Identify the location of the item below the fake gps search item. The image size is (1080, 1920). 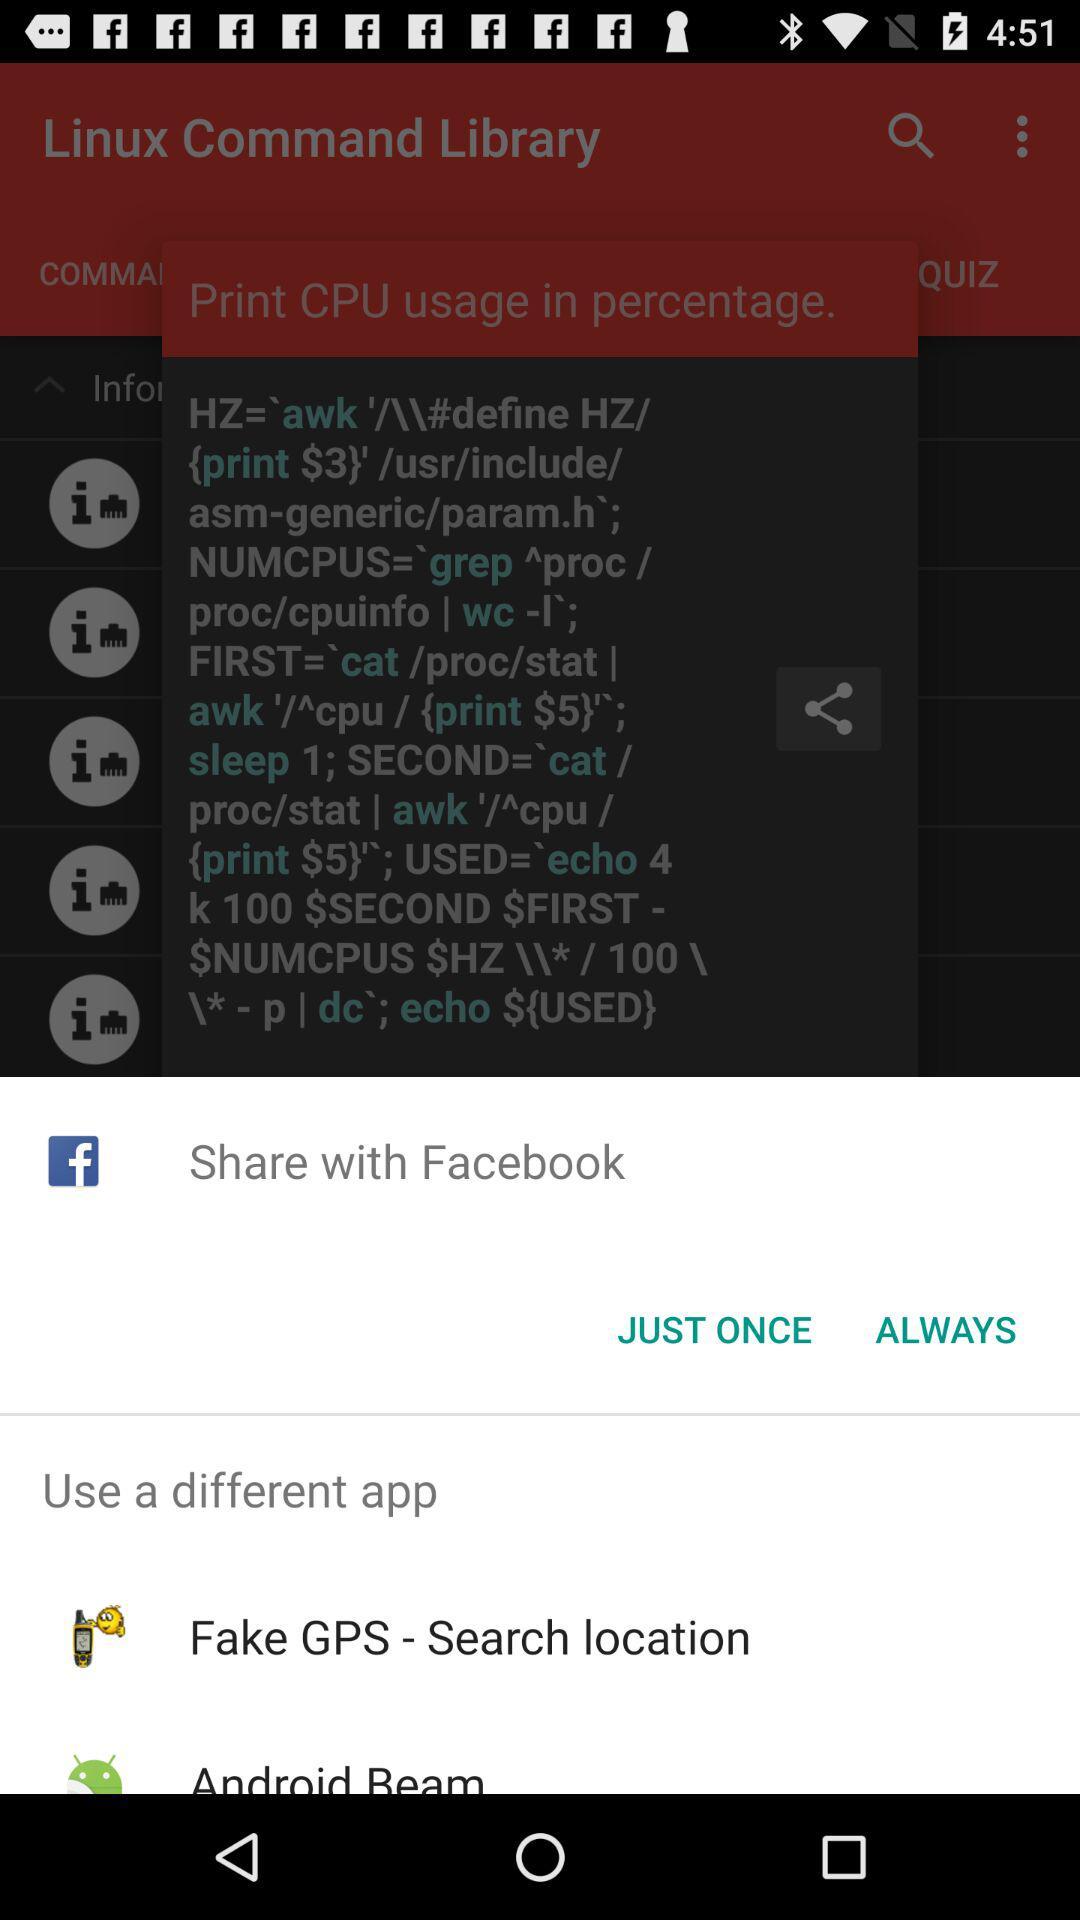
(336, 1772).